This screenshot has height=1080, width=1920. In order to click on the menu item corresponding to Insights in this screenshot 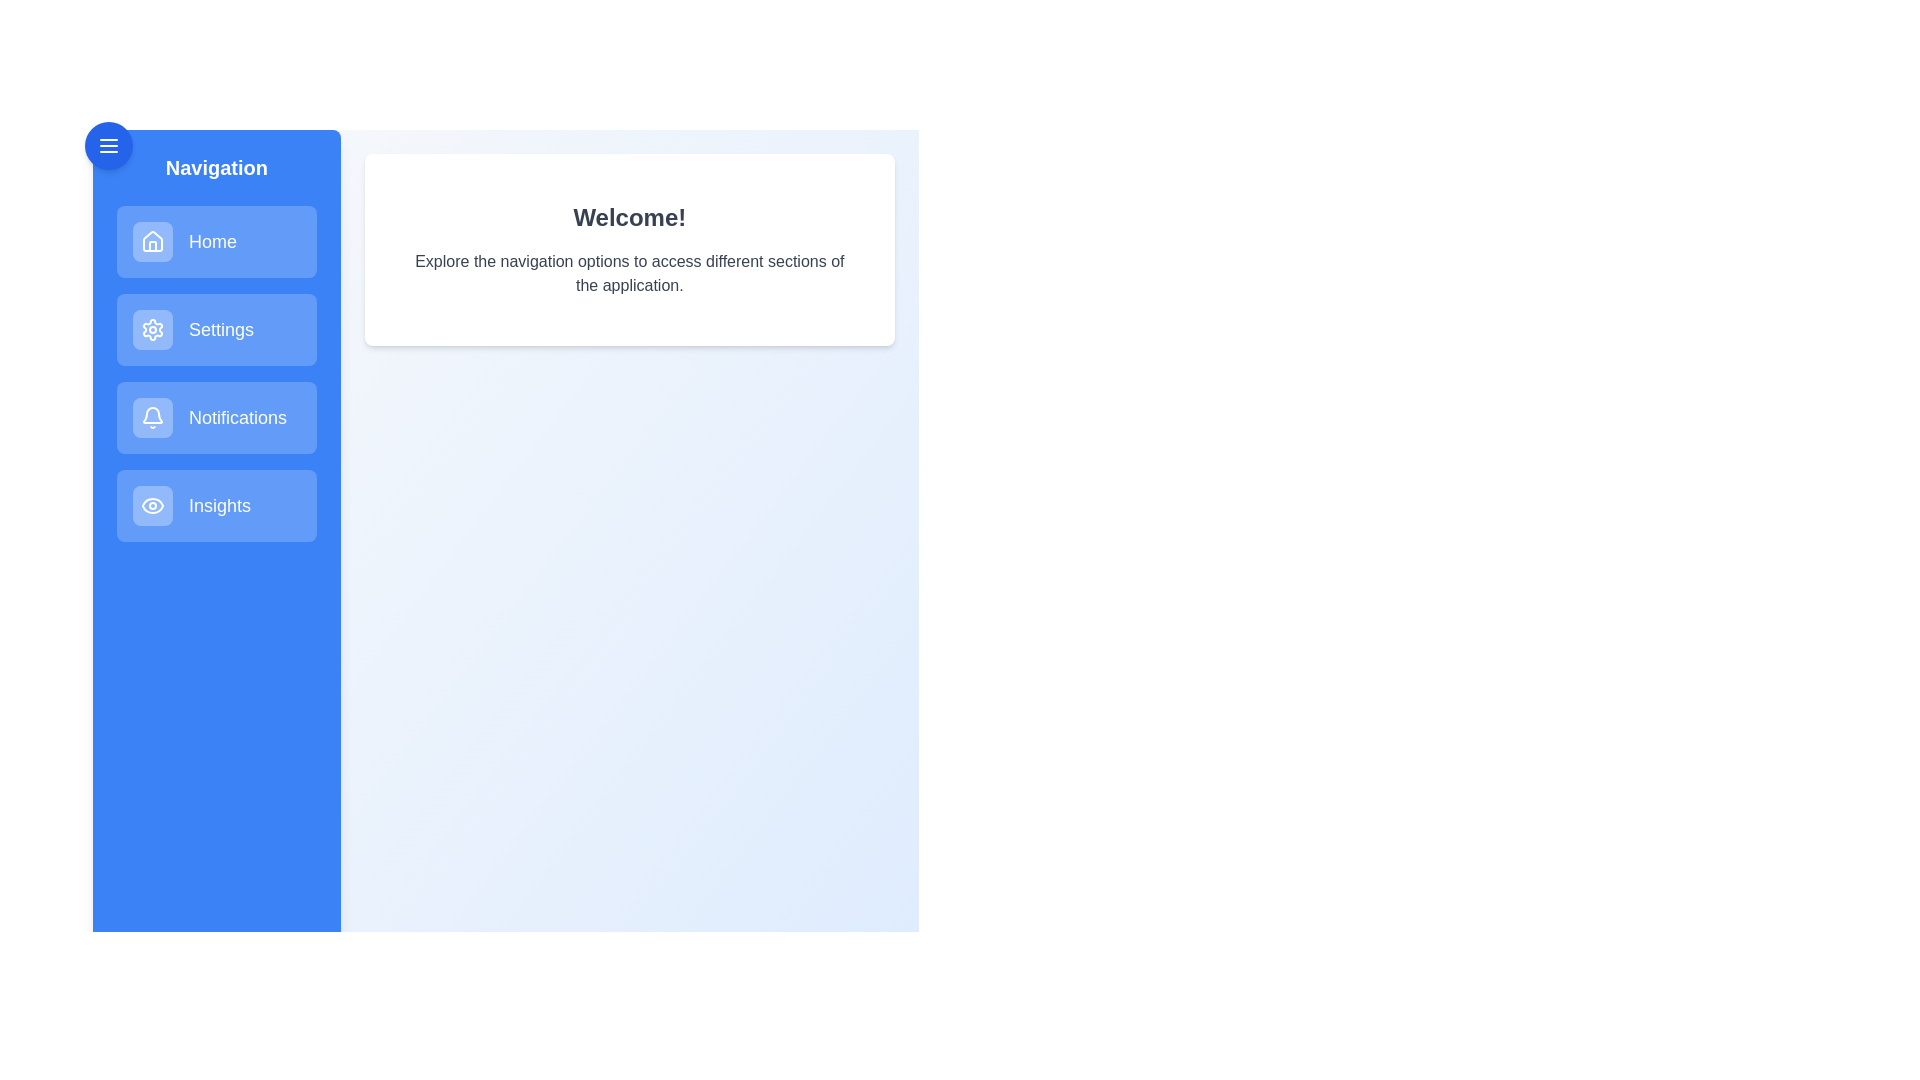, I will do `click(216, 504)`.